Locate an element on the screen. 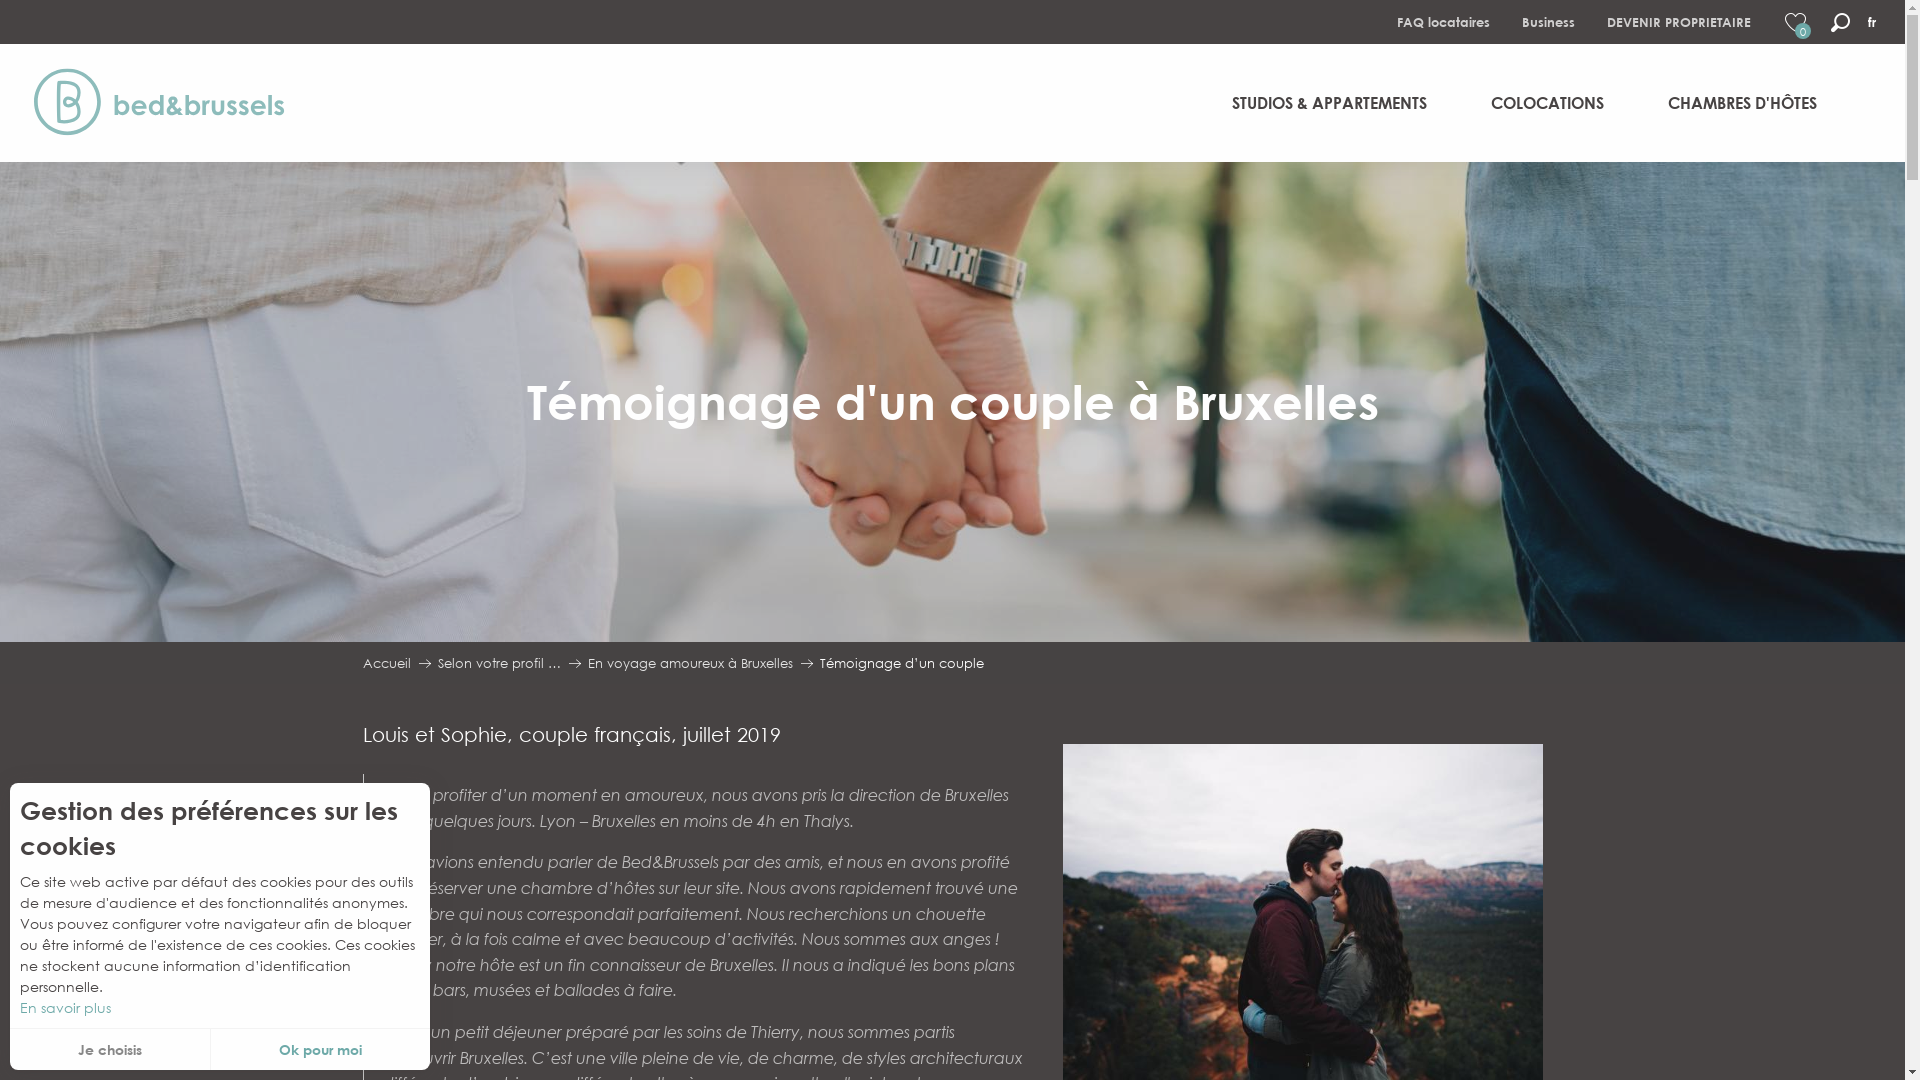 The height and width of the screenshot is (1080, 1920). 'Business' is located at coordinates (1547, 22).